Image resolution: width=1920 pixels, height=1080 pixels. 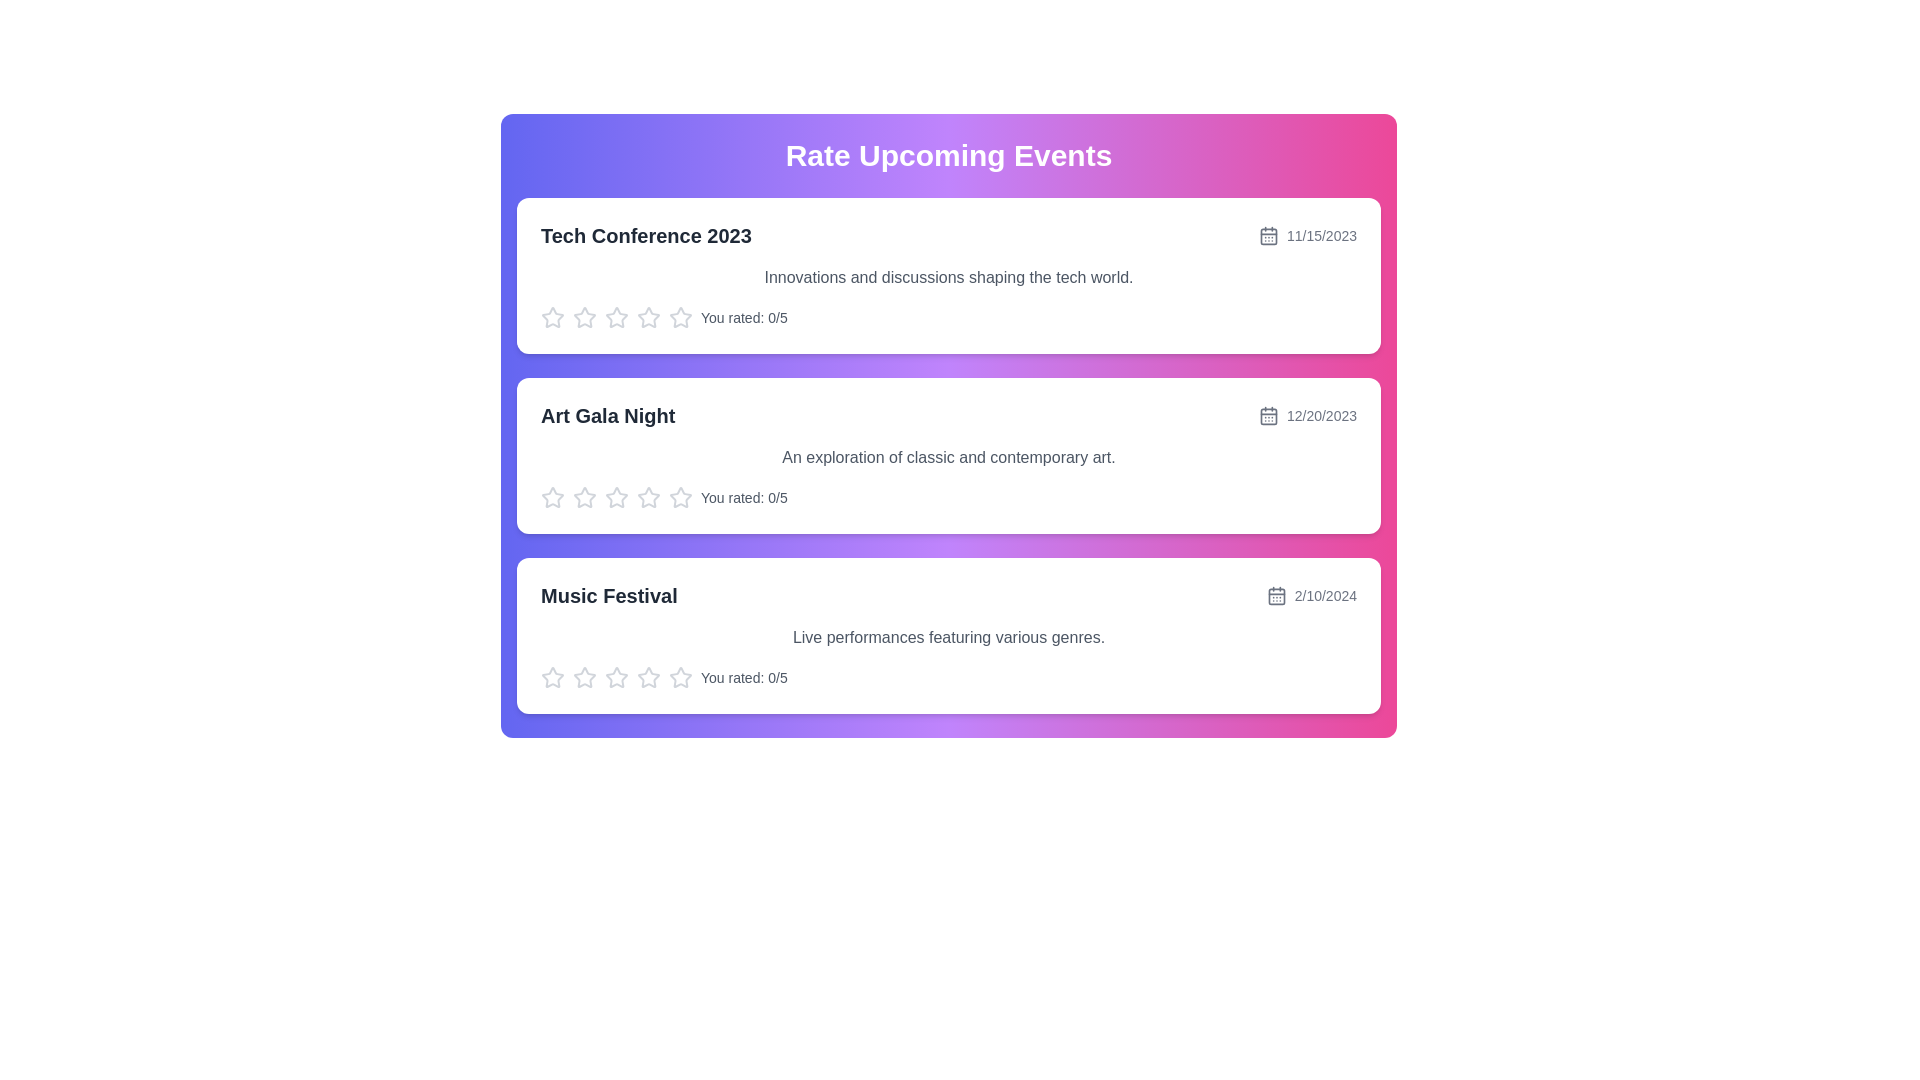 I want to click on the first star-shaped icon with a hollow outline in light gray color, which is part of a rating mechanism below the 'Tech Conference 2023' event card, so click(x=584, y=316).